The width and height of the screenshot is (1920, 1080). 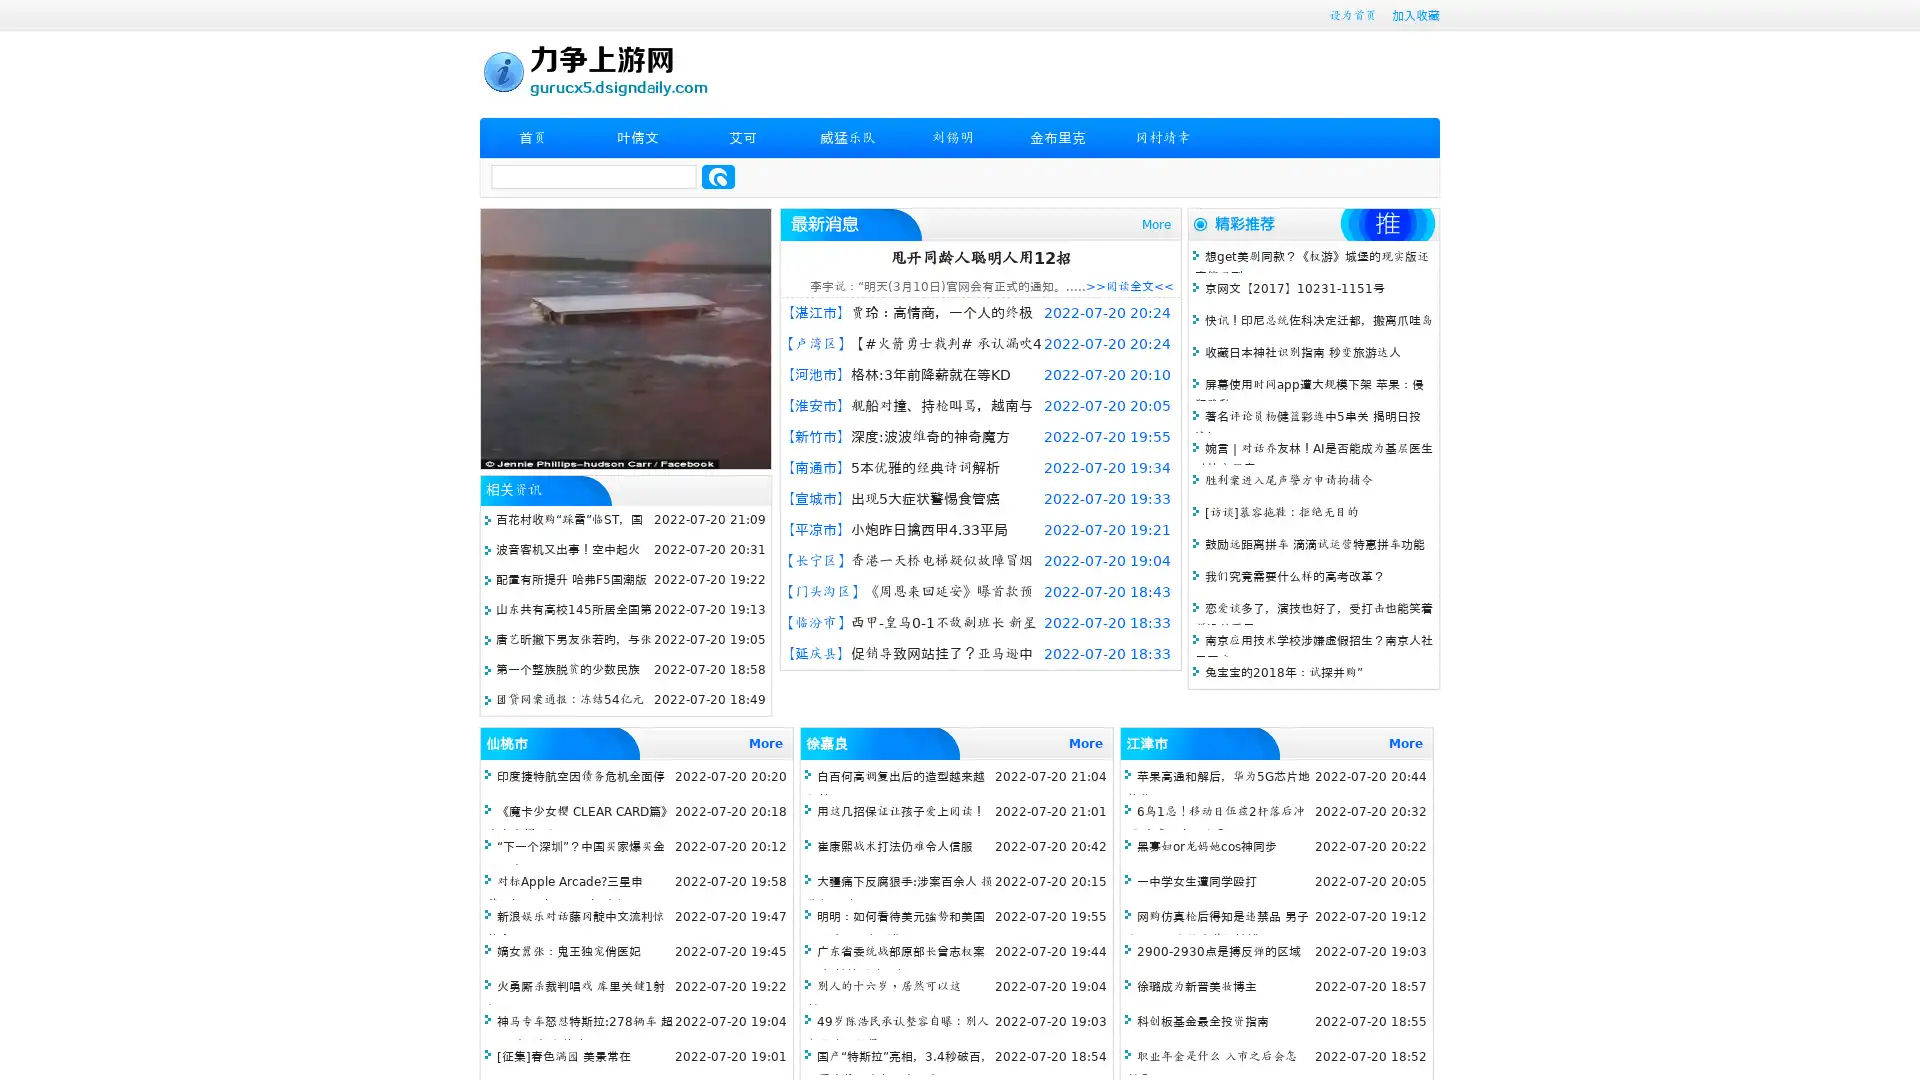 What do you see at coordinates (718, 176) in the screenshot?
I see `Search` at bounding box center [718, 176].